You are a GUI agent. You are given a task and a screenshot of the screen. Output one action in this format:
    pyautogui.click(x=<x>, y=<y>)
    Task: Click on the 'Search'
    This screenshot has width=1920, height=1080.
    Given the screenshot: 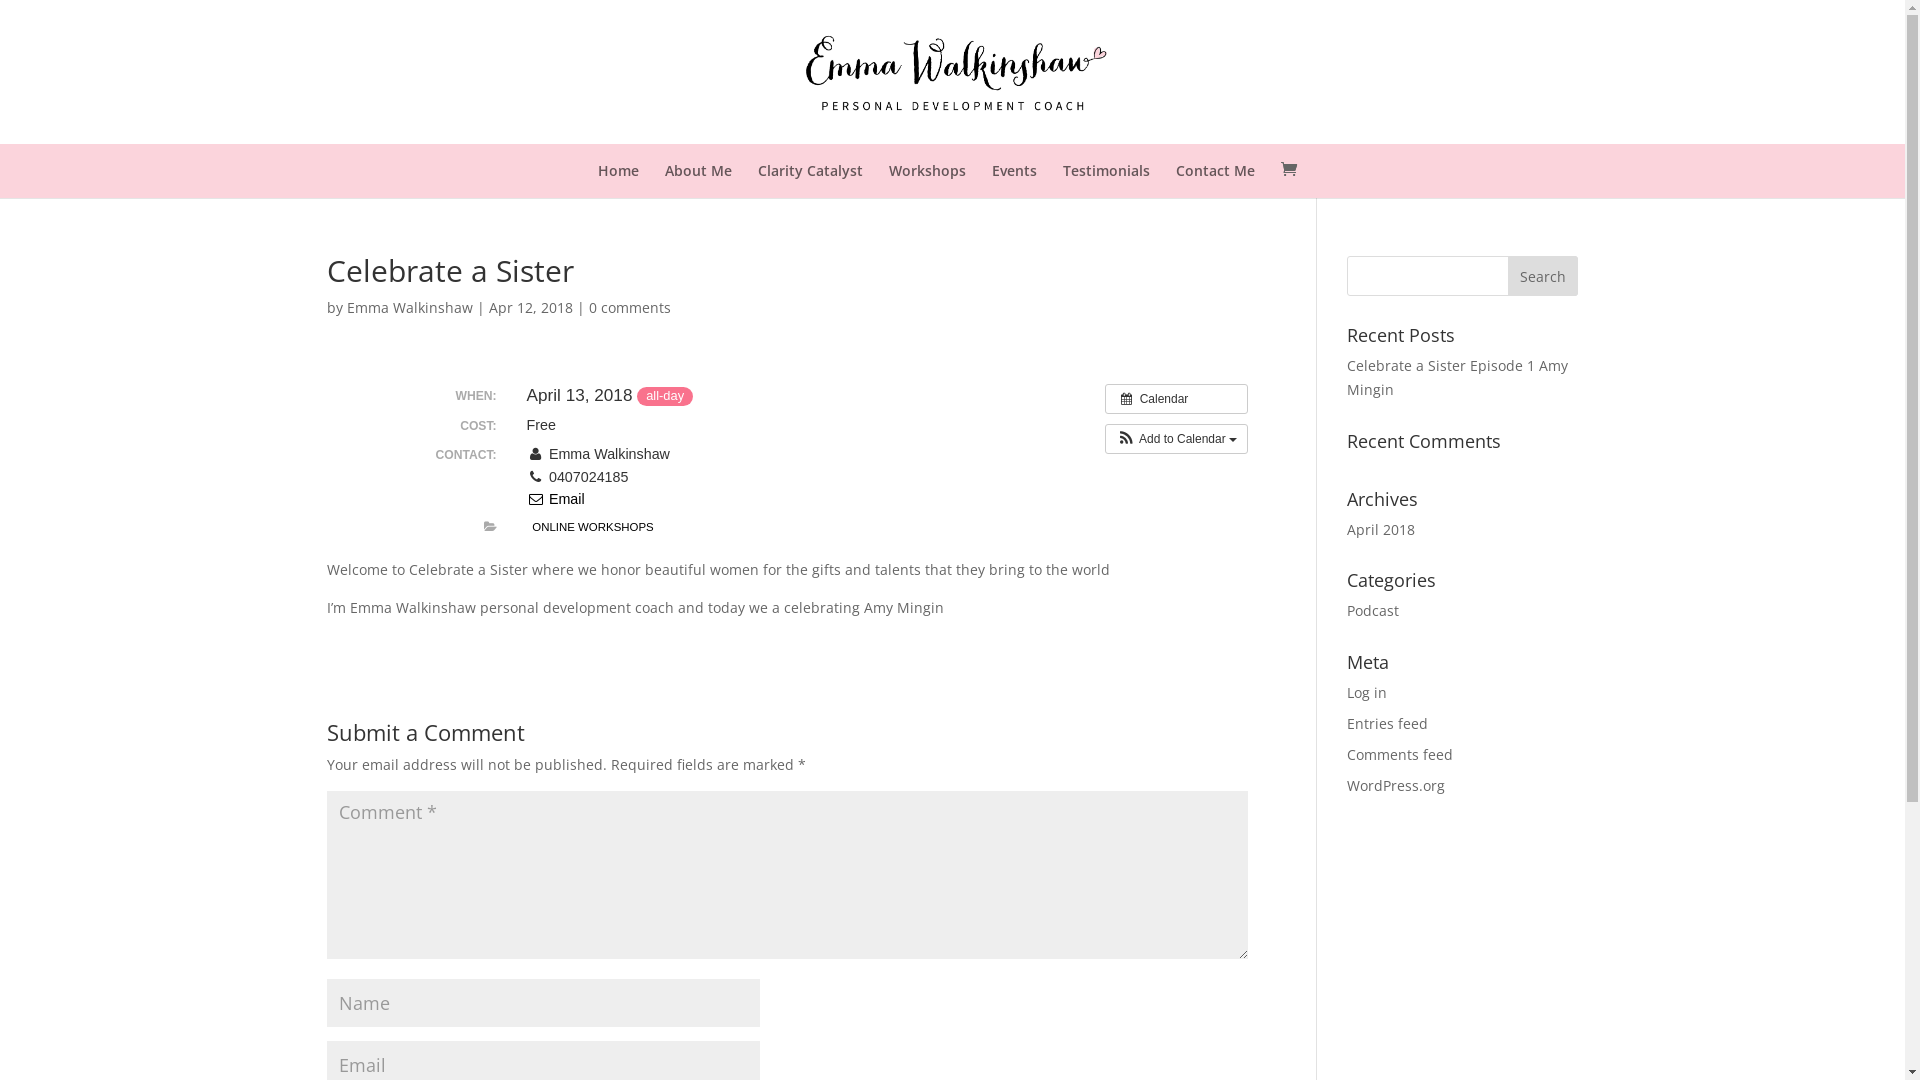 What is the action you would take?
    pyautogui.click(x=1541, y=276)
    